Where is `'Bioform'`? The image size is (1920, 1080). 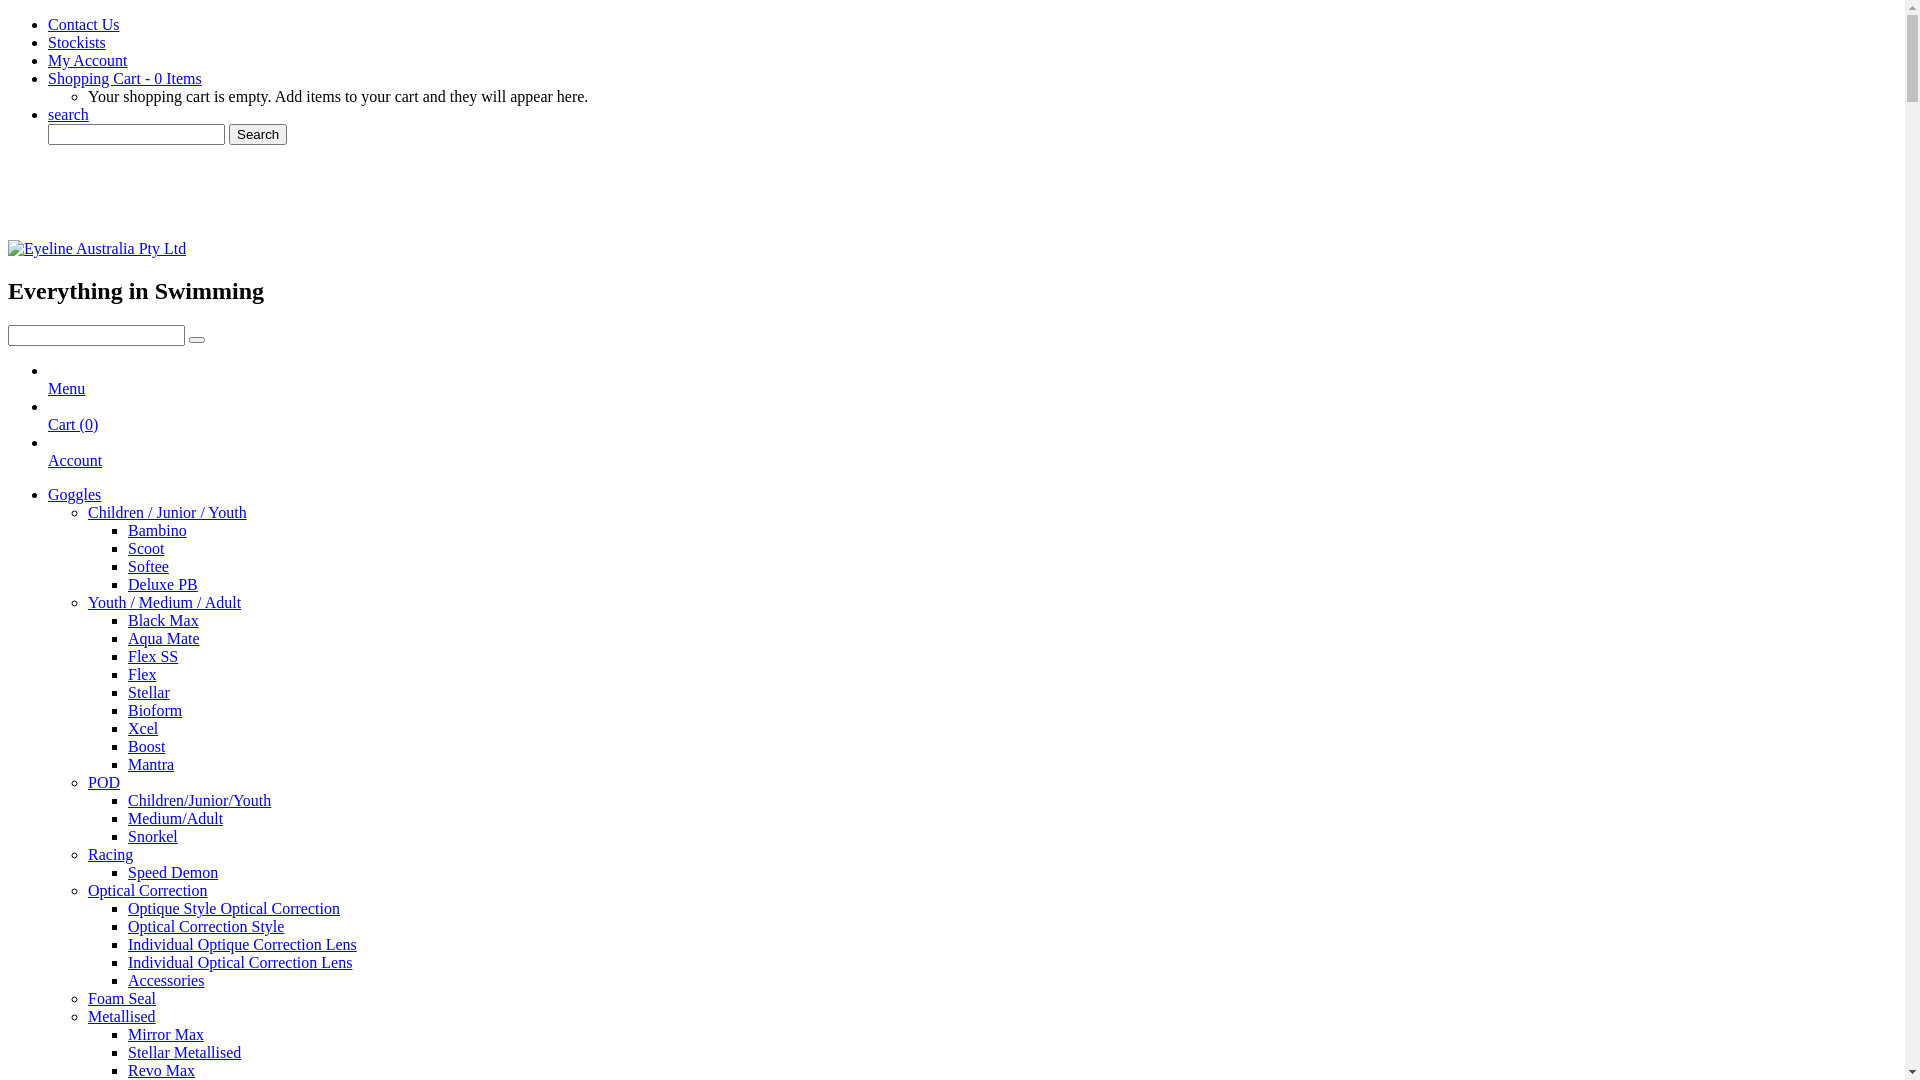 'Bioform' is located at coordinates (153, 709).